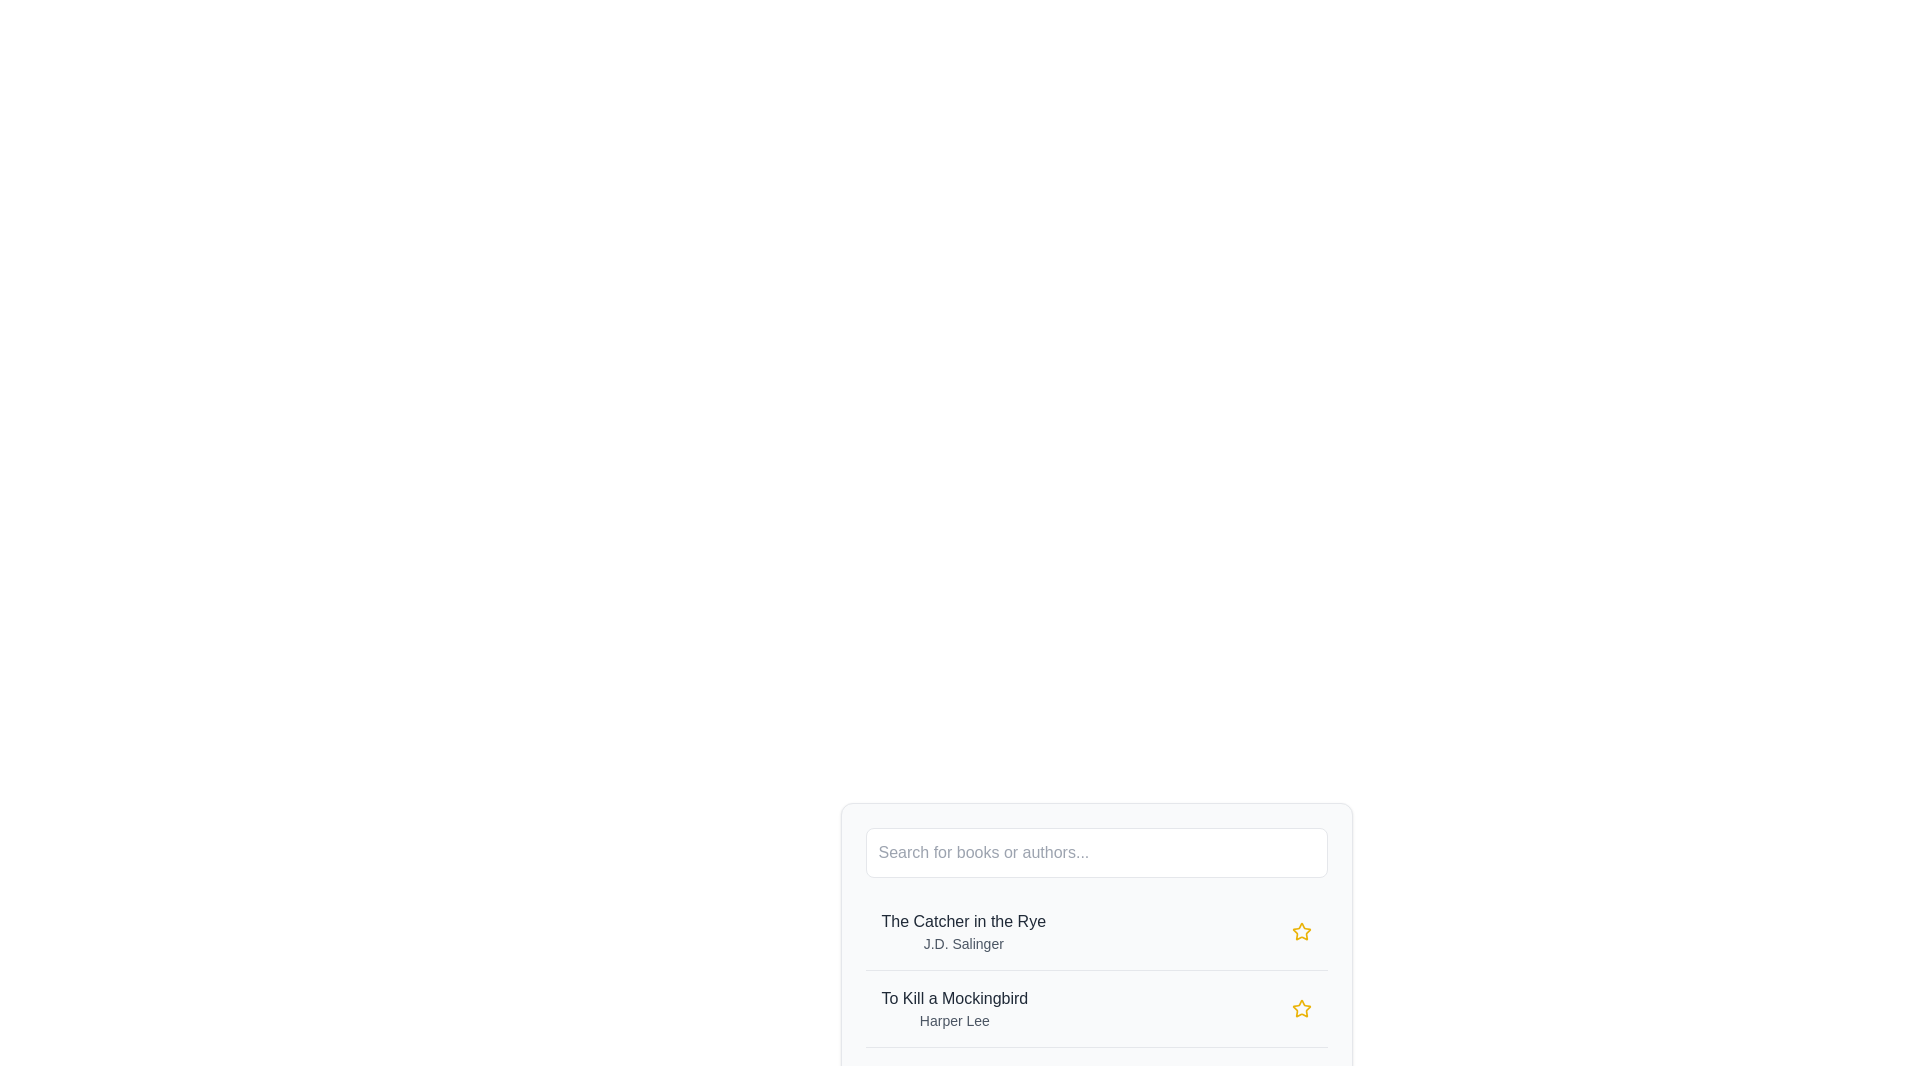  Describe the element at coordinates (963, 921) in the screenshot. I see `the text label displaying 'The Catcher in the Rye', which is positioned above the author's name 'J.D. Salinger' and below a search bar` at that location.